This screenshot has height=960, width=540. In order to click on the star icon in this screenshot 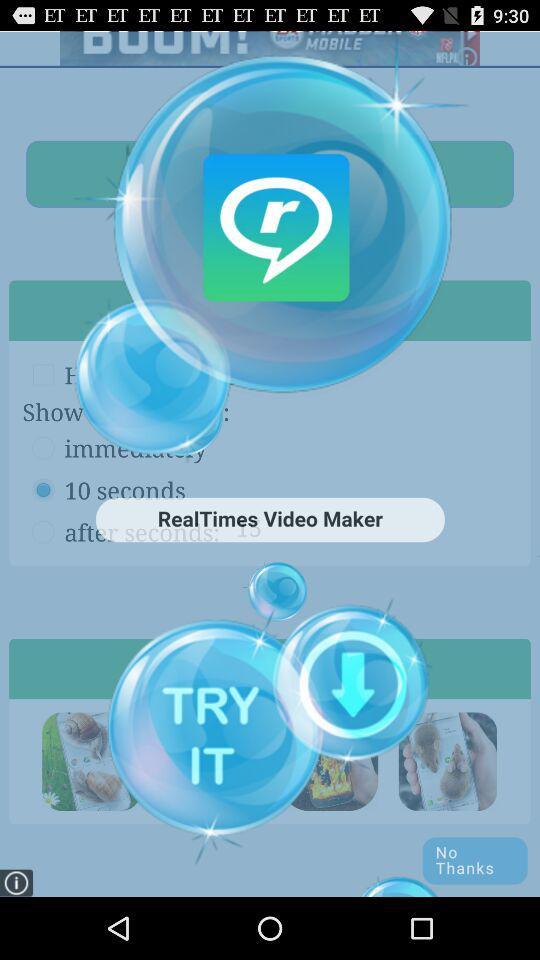, I will do `click(447, 815)`.